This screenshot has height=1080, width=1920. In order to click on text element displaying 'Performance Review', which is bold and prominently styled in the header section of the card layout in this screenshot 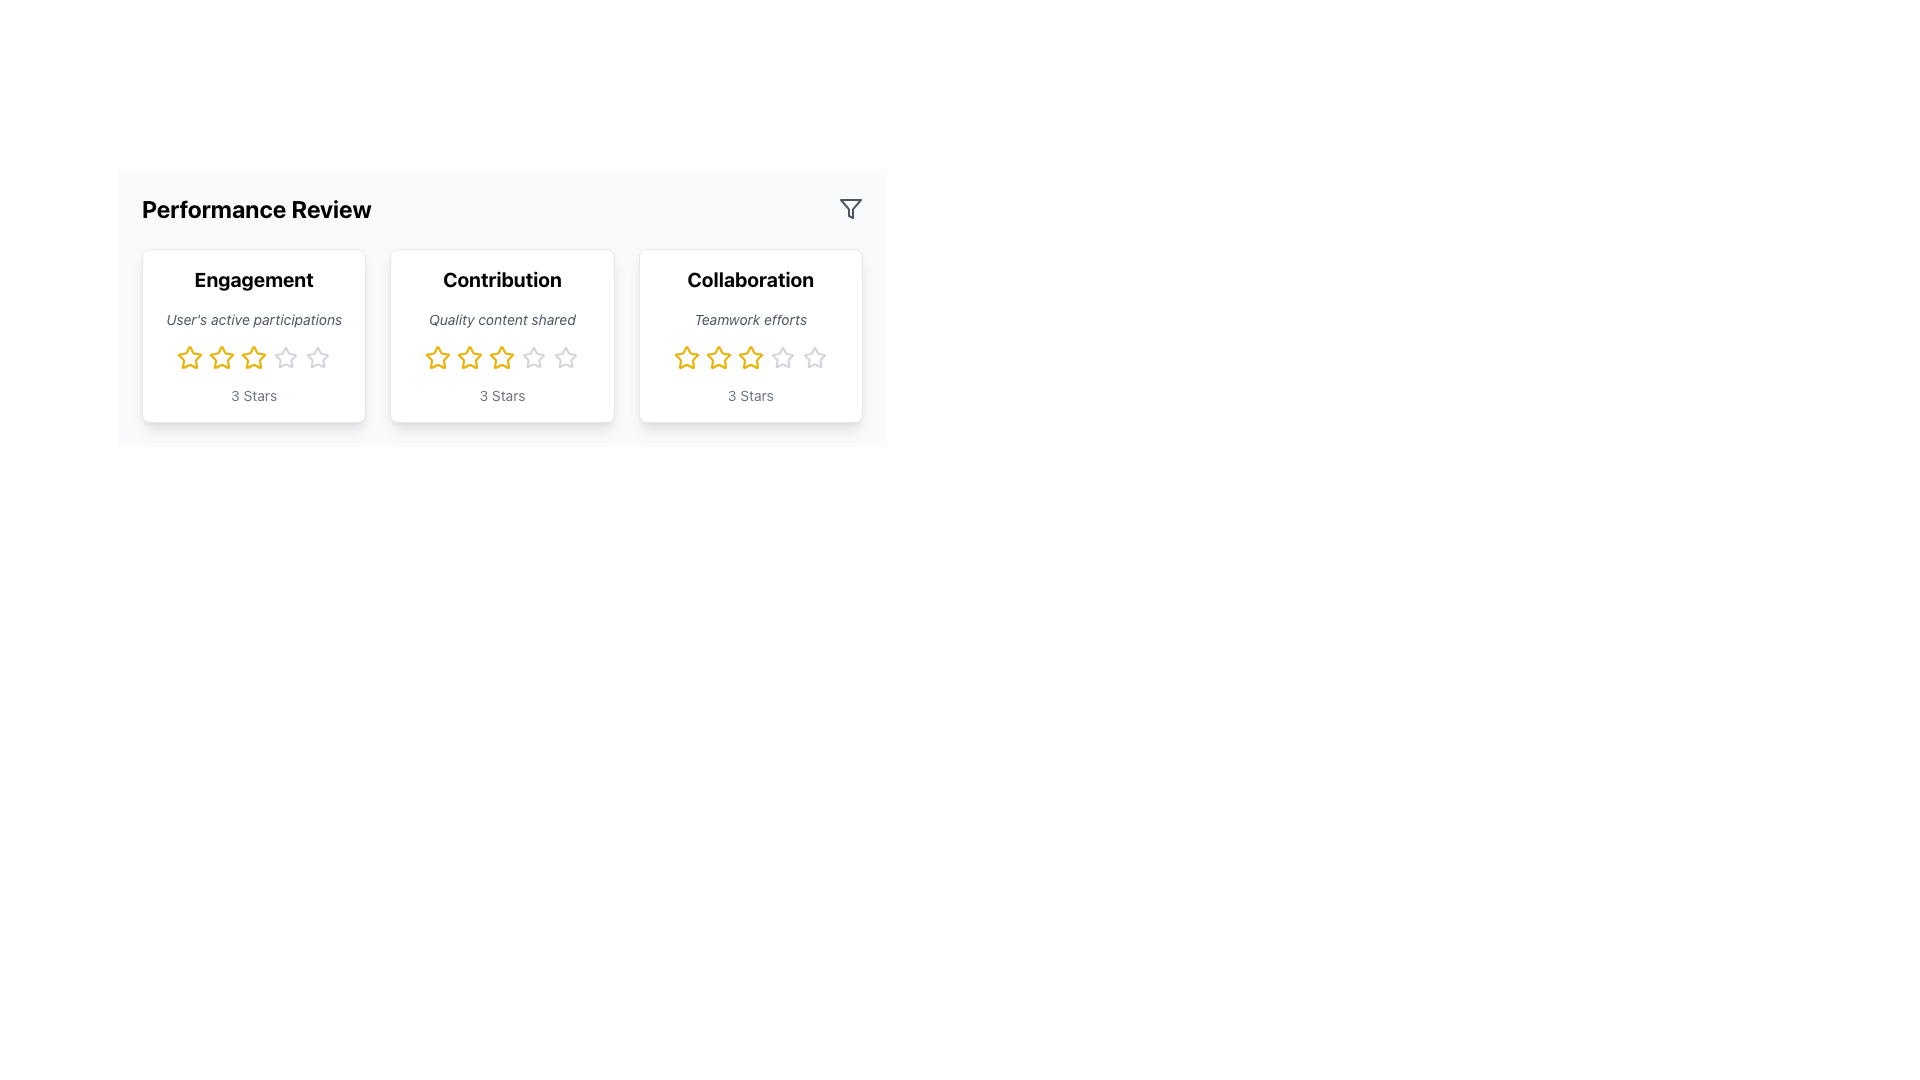, I will do `click(255, 208)`.